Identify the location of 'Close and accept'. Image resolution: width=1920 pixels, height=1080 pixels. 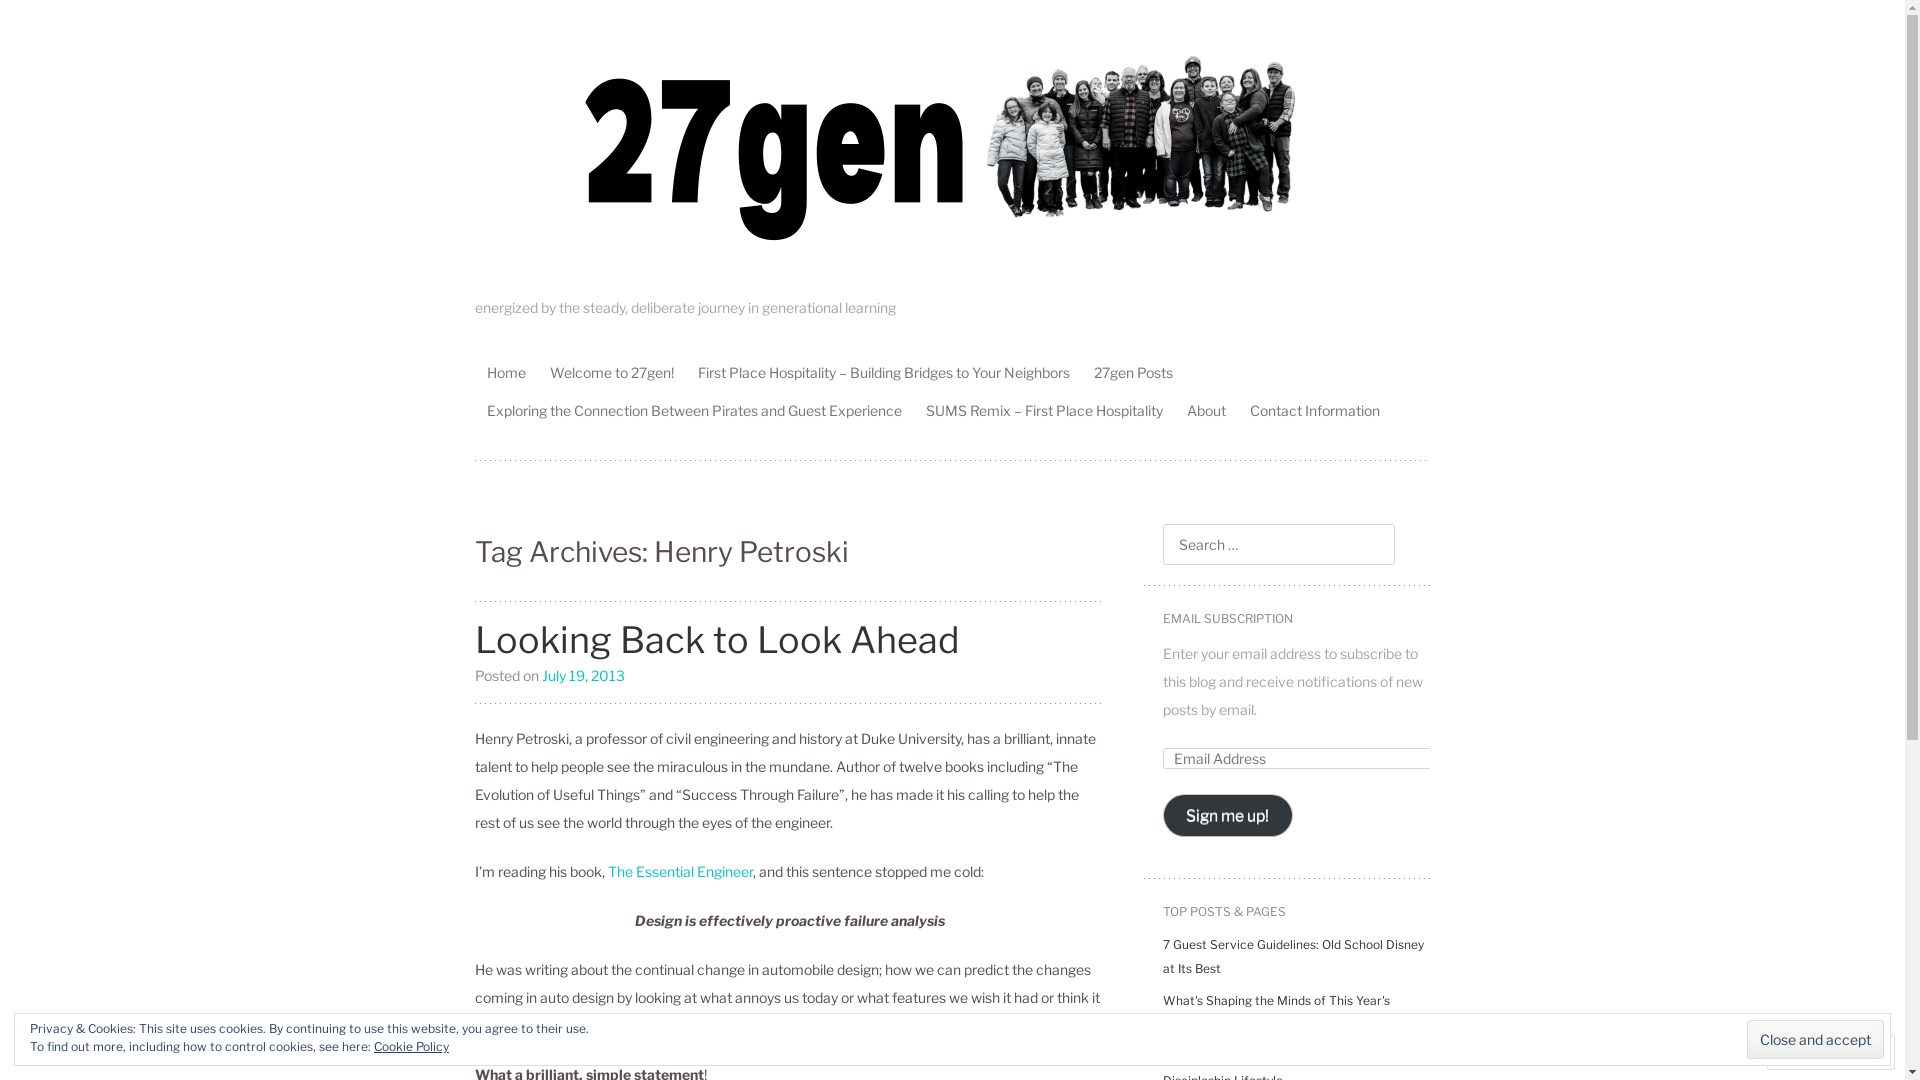
(1746, 1038).